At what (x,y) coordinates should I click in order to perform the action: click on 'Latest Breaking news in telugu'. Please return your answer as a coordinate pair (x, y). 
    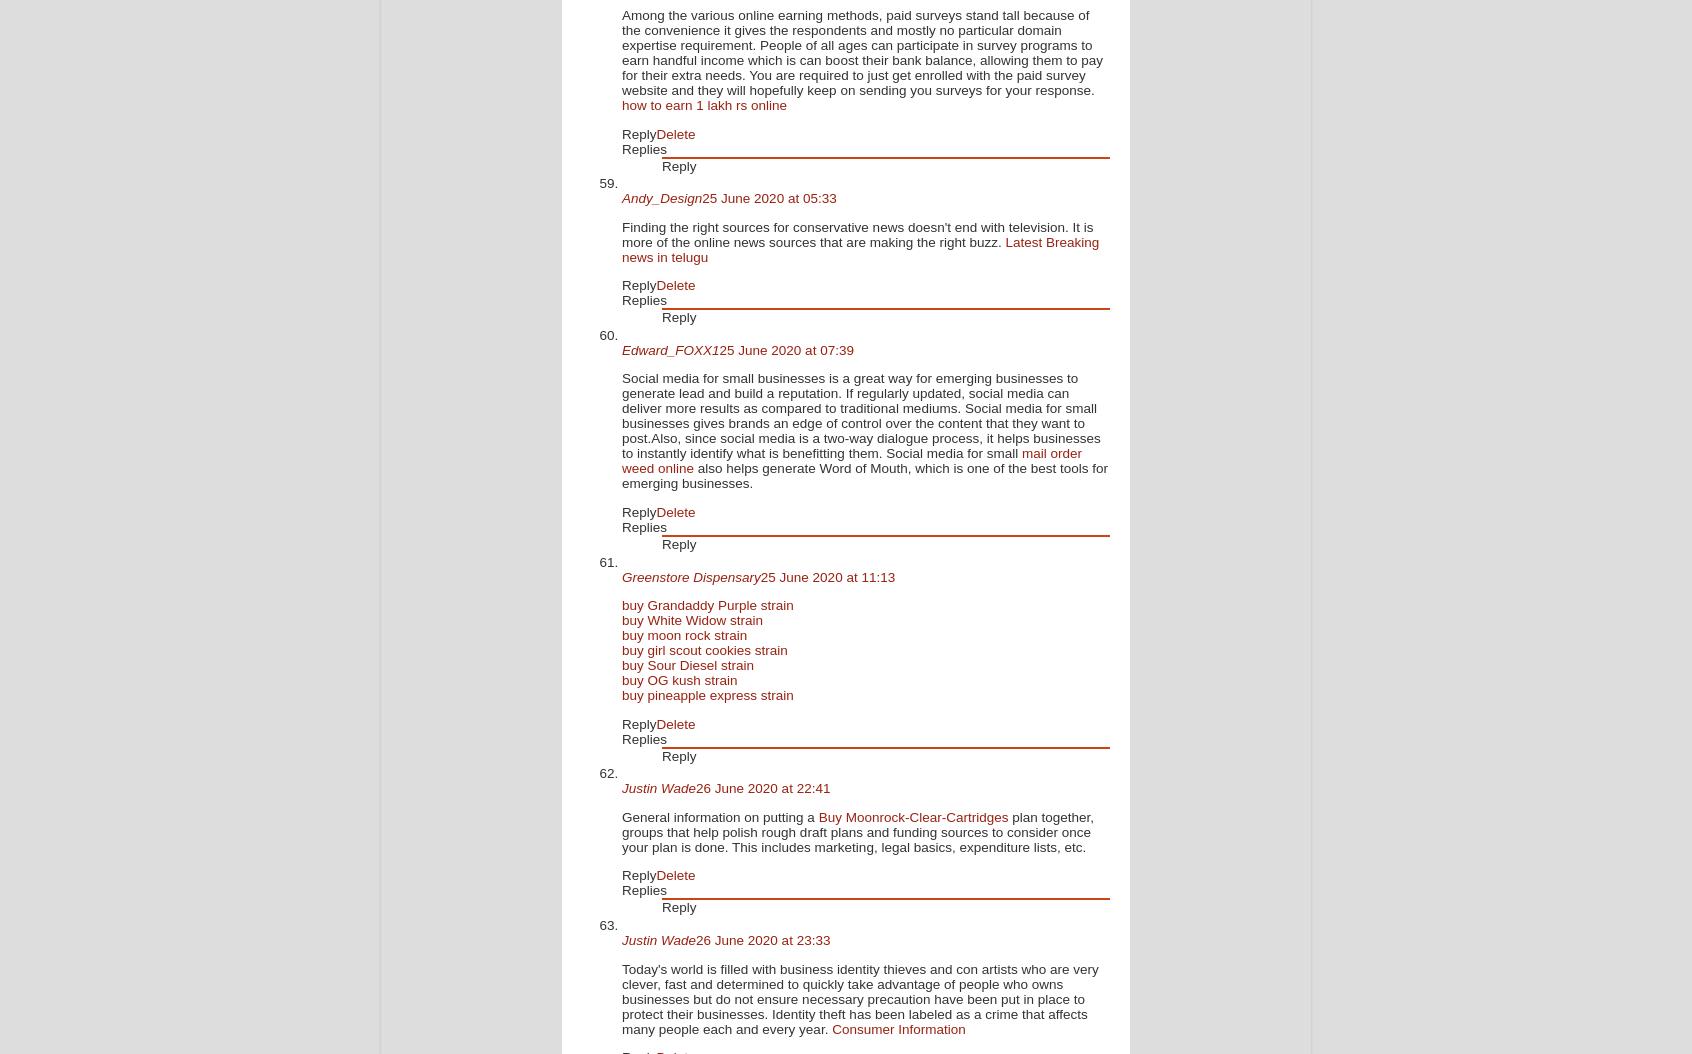
    Looking at the image, I should click on (859, 248).